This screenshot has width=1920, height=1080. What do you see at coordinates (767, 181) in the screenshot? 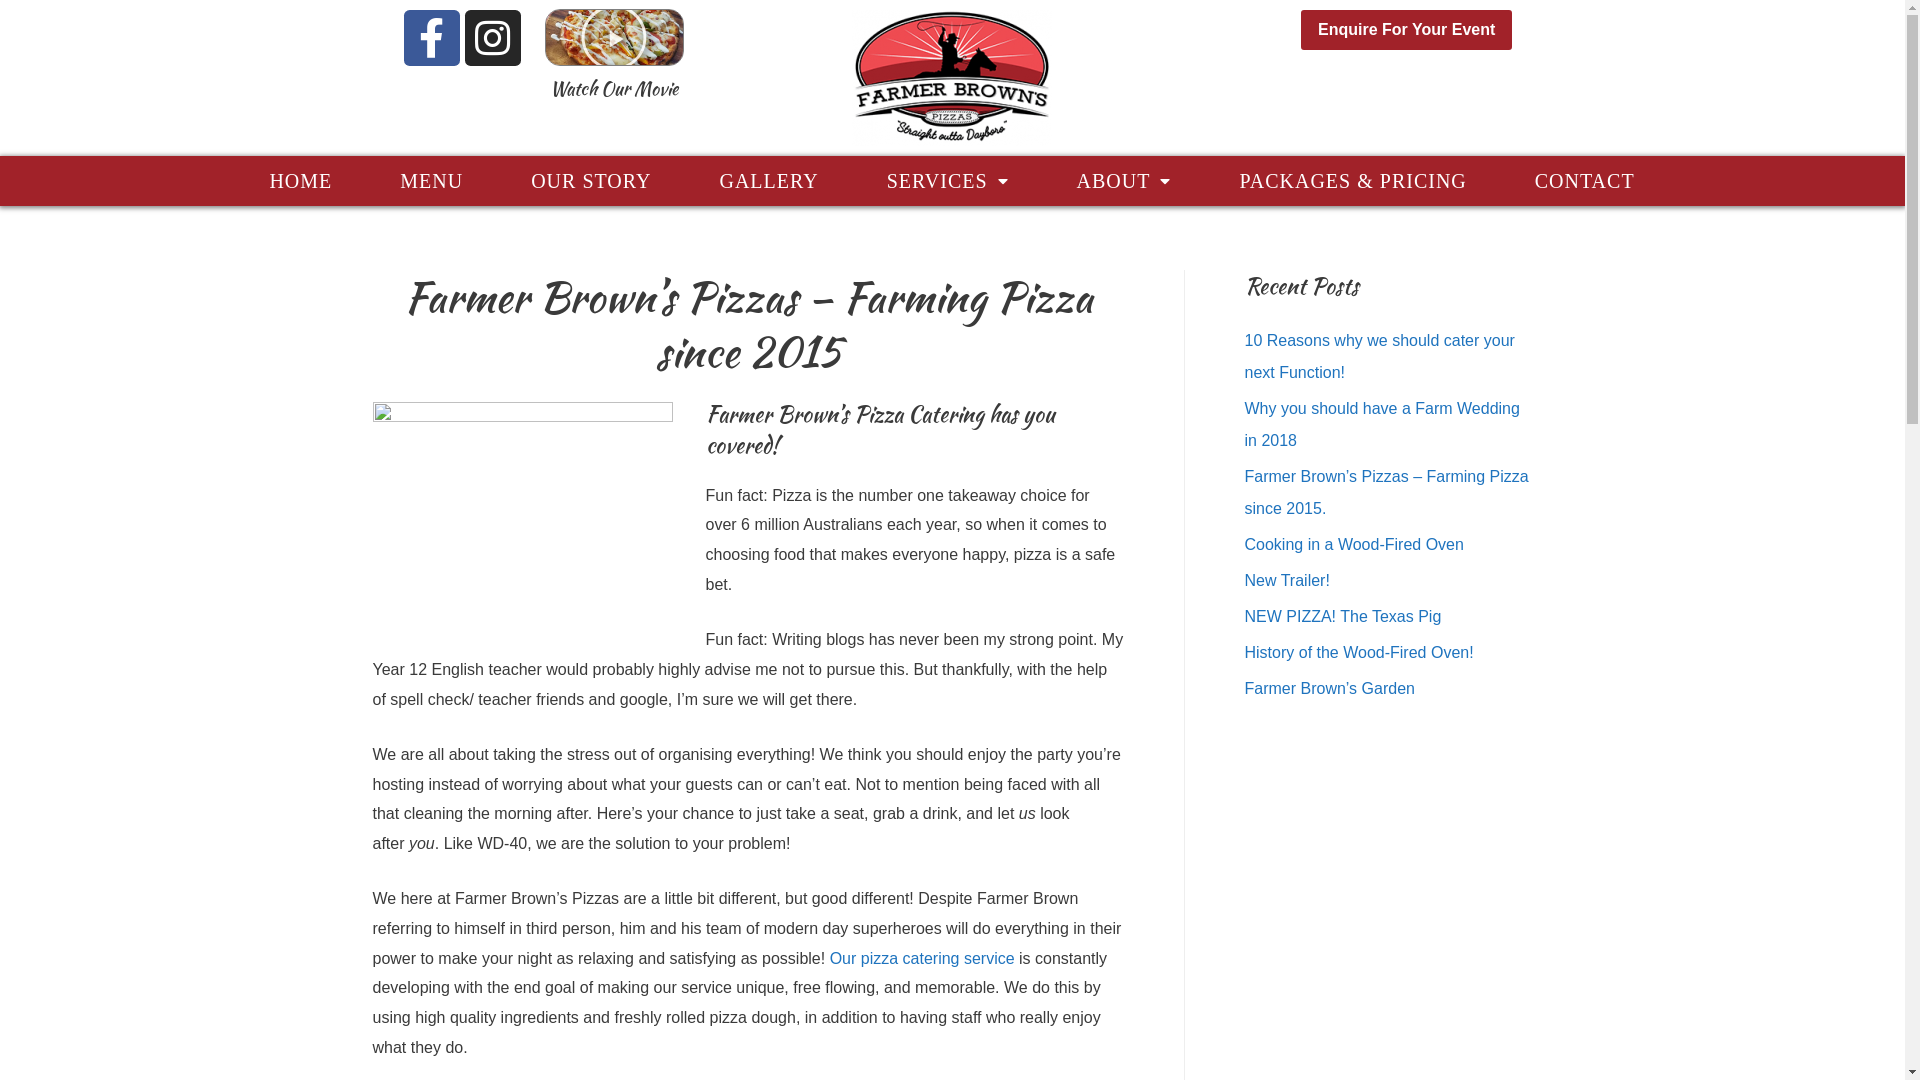
I see `'GALLERY'` at bounding box center [767, 181].